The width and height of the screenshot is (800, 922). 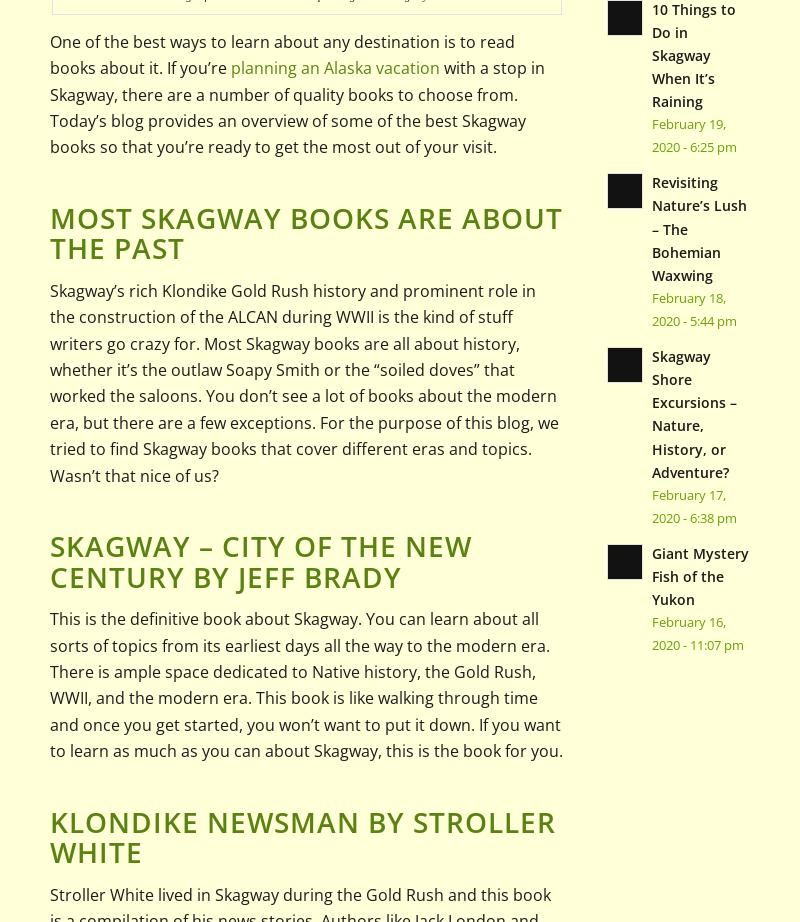 I want to click on 'This is the definitive book about Skagway. You can learn about all sorts of topics from its earliest days all the way to the modern era. There is ample space dedicated to Native history, the Gold Rush, WWII, and the modern era. This book is like walking through time and once you get started, you won’t want to put it down. If you want to learn as much as you can about Skagway, this is the book for you.', so click(x=305, y=685).